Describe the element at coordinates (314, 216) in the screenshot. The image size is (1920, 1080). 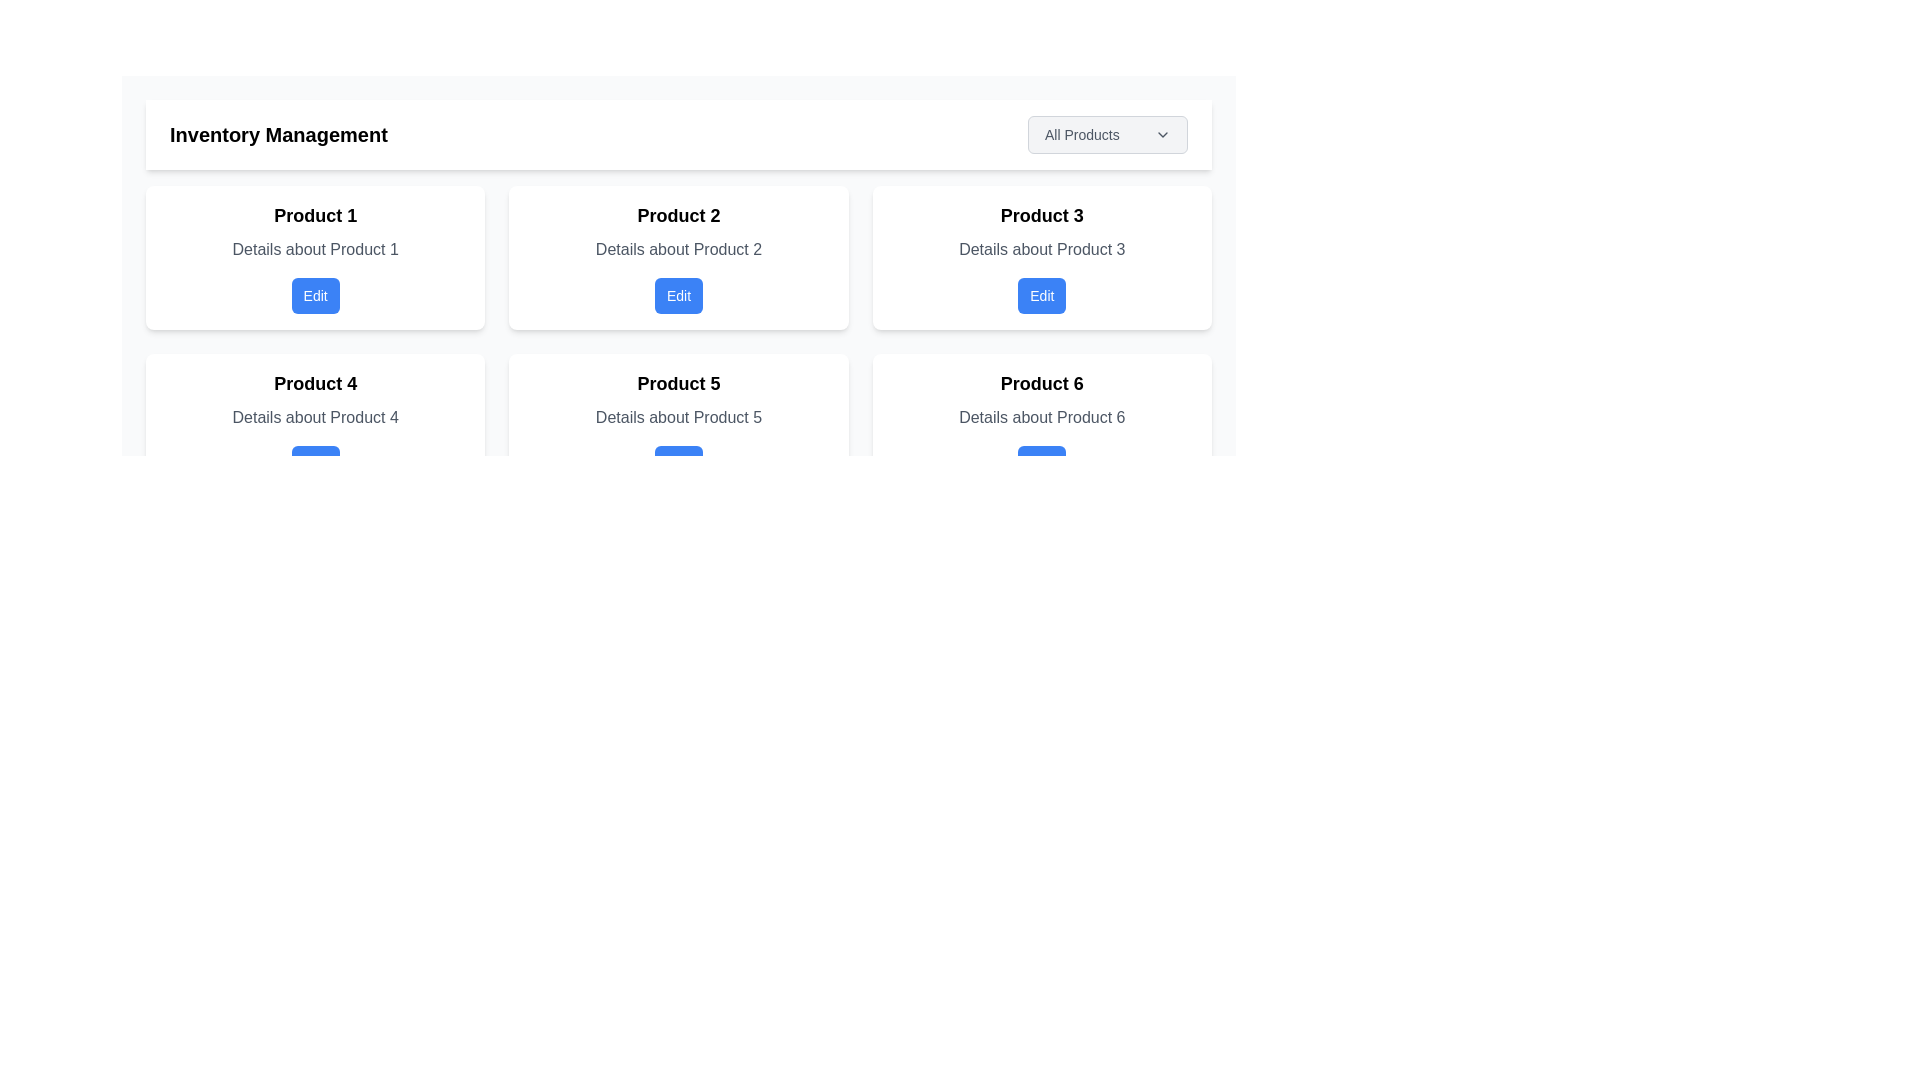
I see `the title text element of the first product card in the grid layout for accessibility tools` at that location.